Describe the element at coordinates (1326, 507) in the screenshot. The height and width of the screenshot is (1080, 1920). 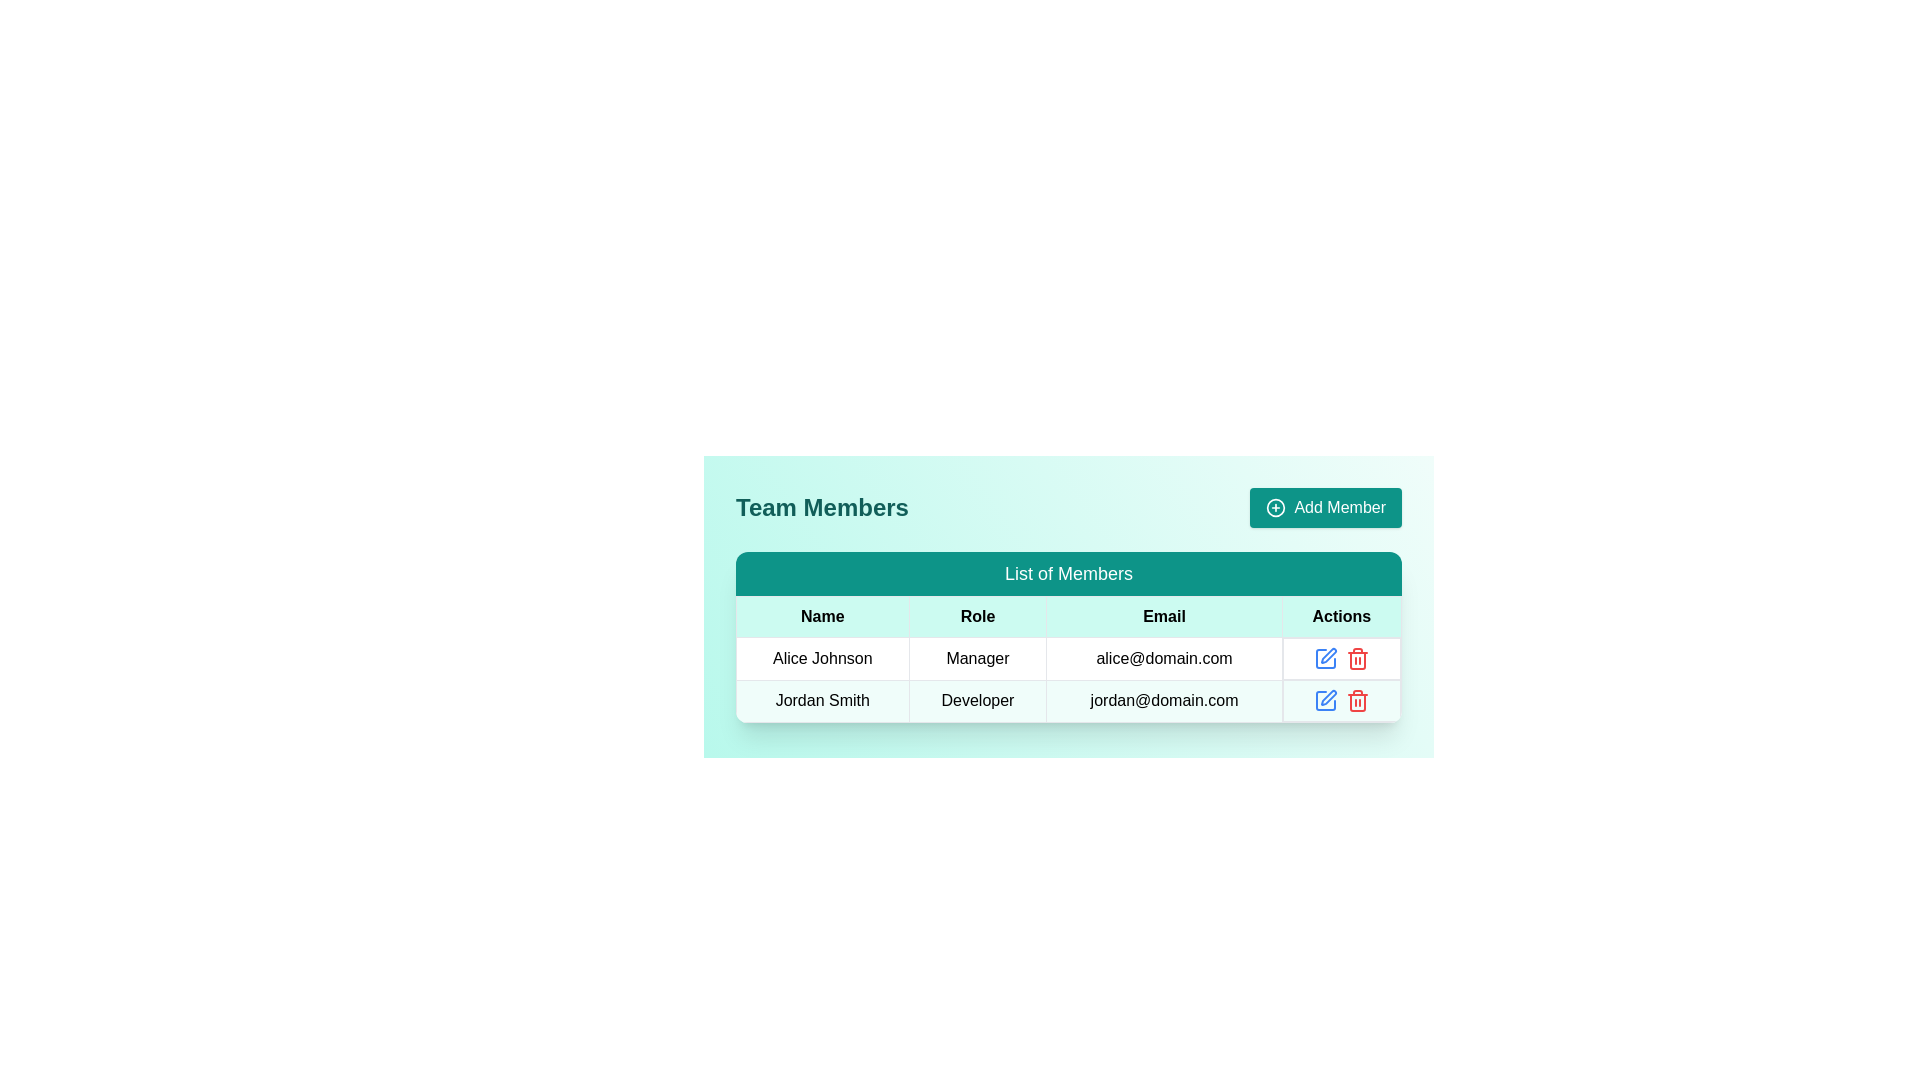
I see `the button located in the upper right section of the layout, next to the header text 'Team Members'` at that location.